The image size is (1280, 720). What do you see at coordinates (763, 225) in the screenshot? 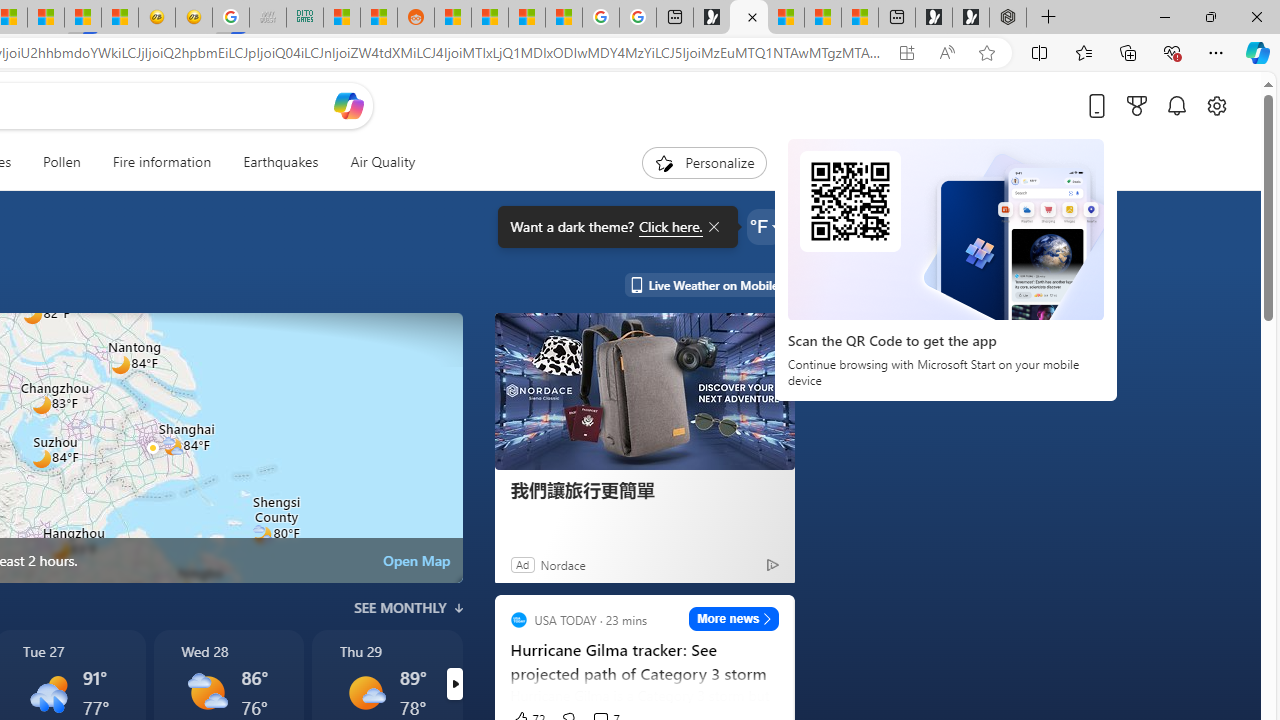
I see `'Weather settings Want a dark theme?Click here.'` at bounding box center [763, 225].